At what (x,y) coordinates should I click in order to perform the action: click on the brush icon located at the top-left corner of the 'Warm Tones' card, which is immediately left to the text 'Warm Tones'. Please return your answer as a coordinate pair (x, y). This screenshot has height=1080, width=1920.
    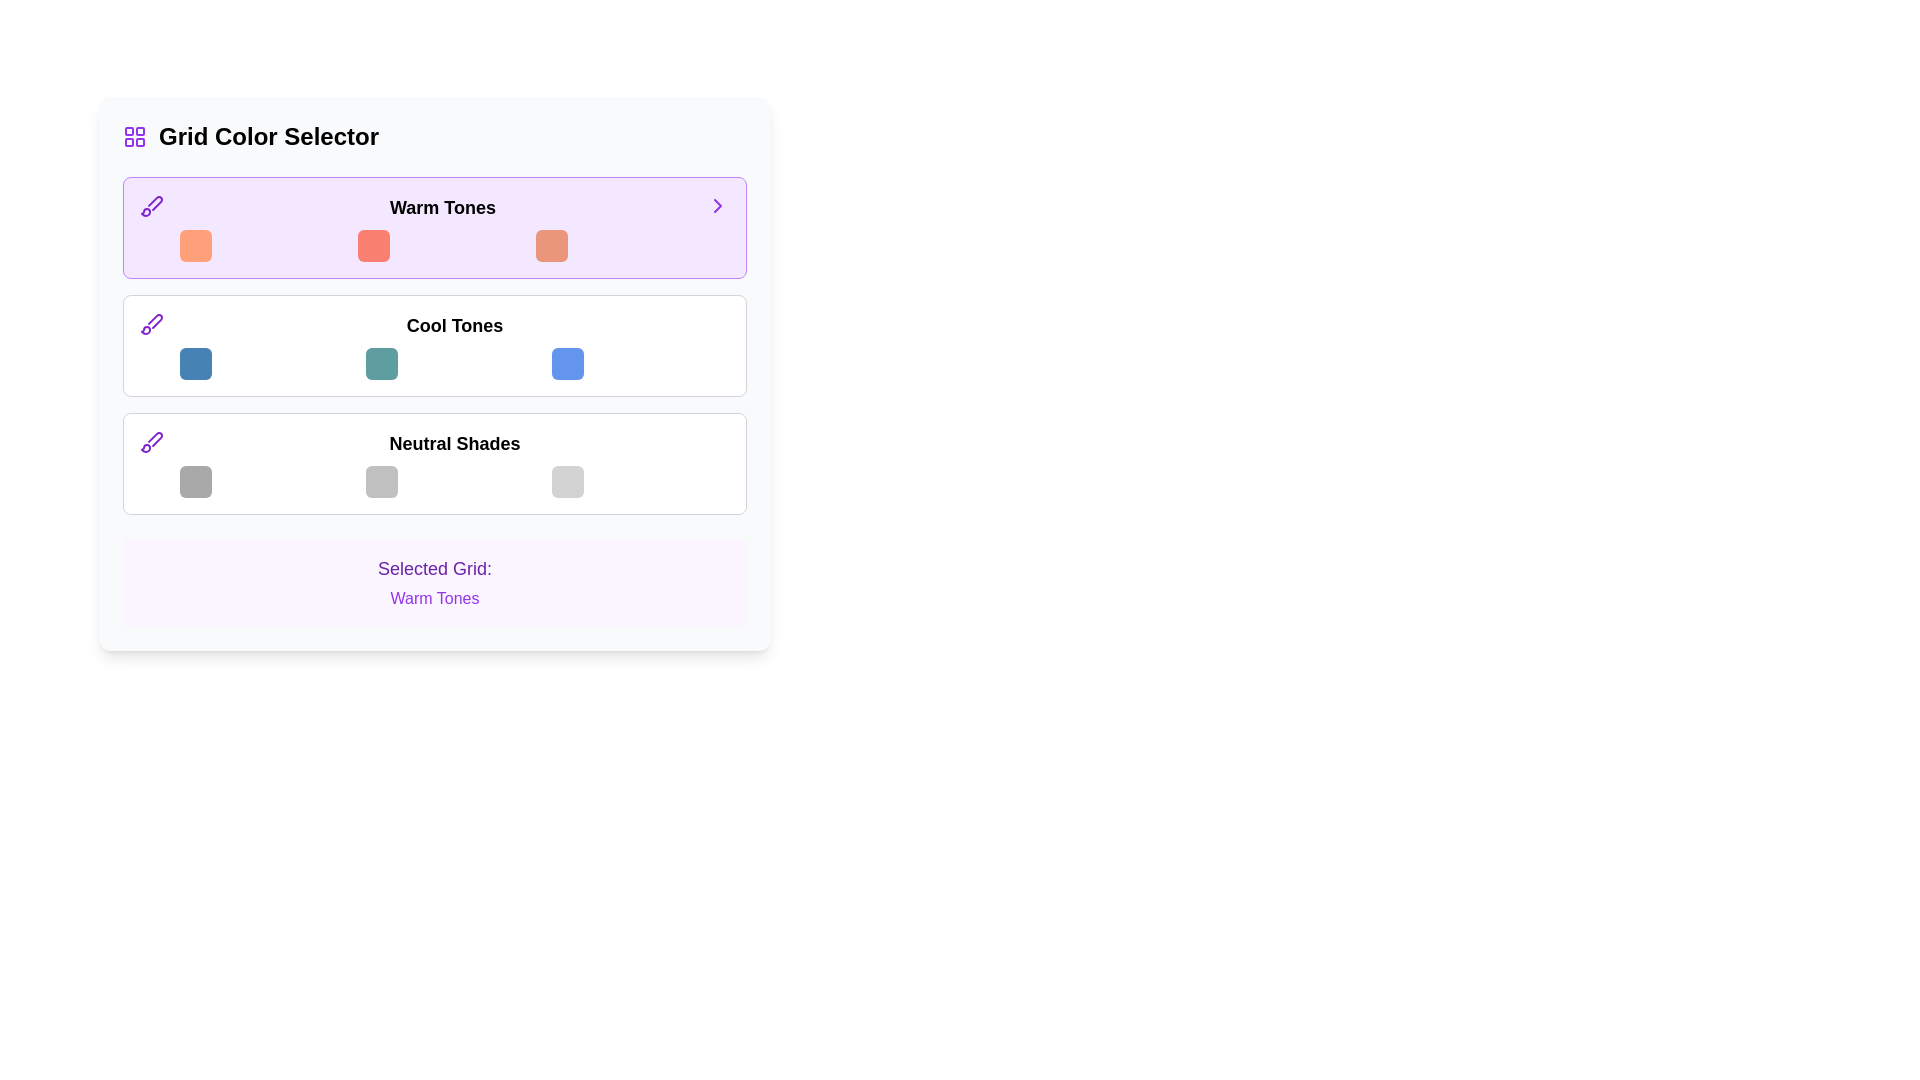
    Looking at the image, I should click on (151, 205).